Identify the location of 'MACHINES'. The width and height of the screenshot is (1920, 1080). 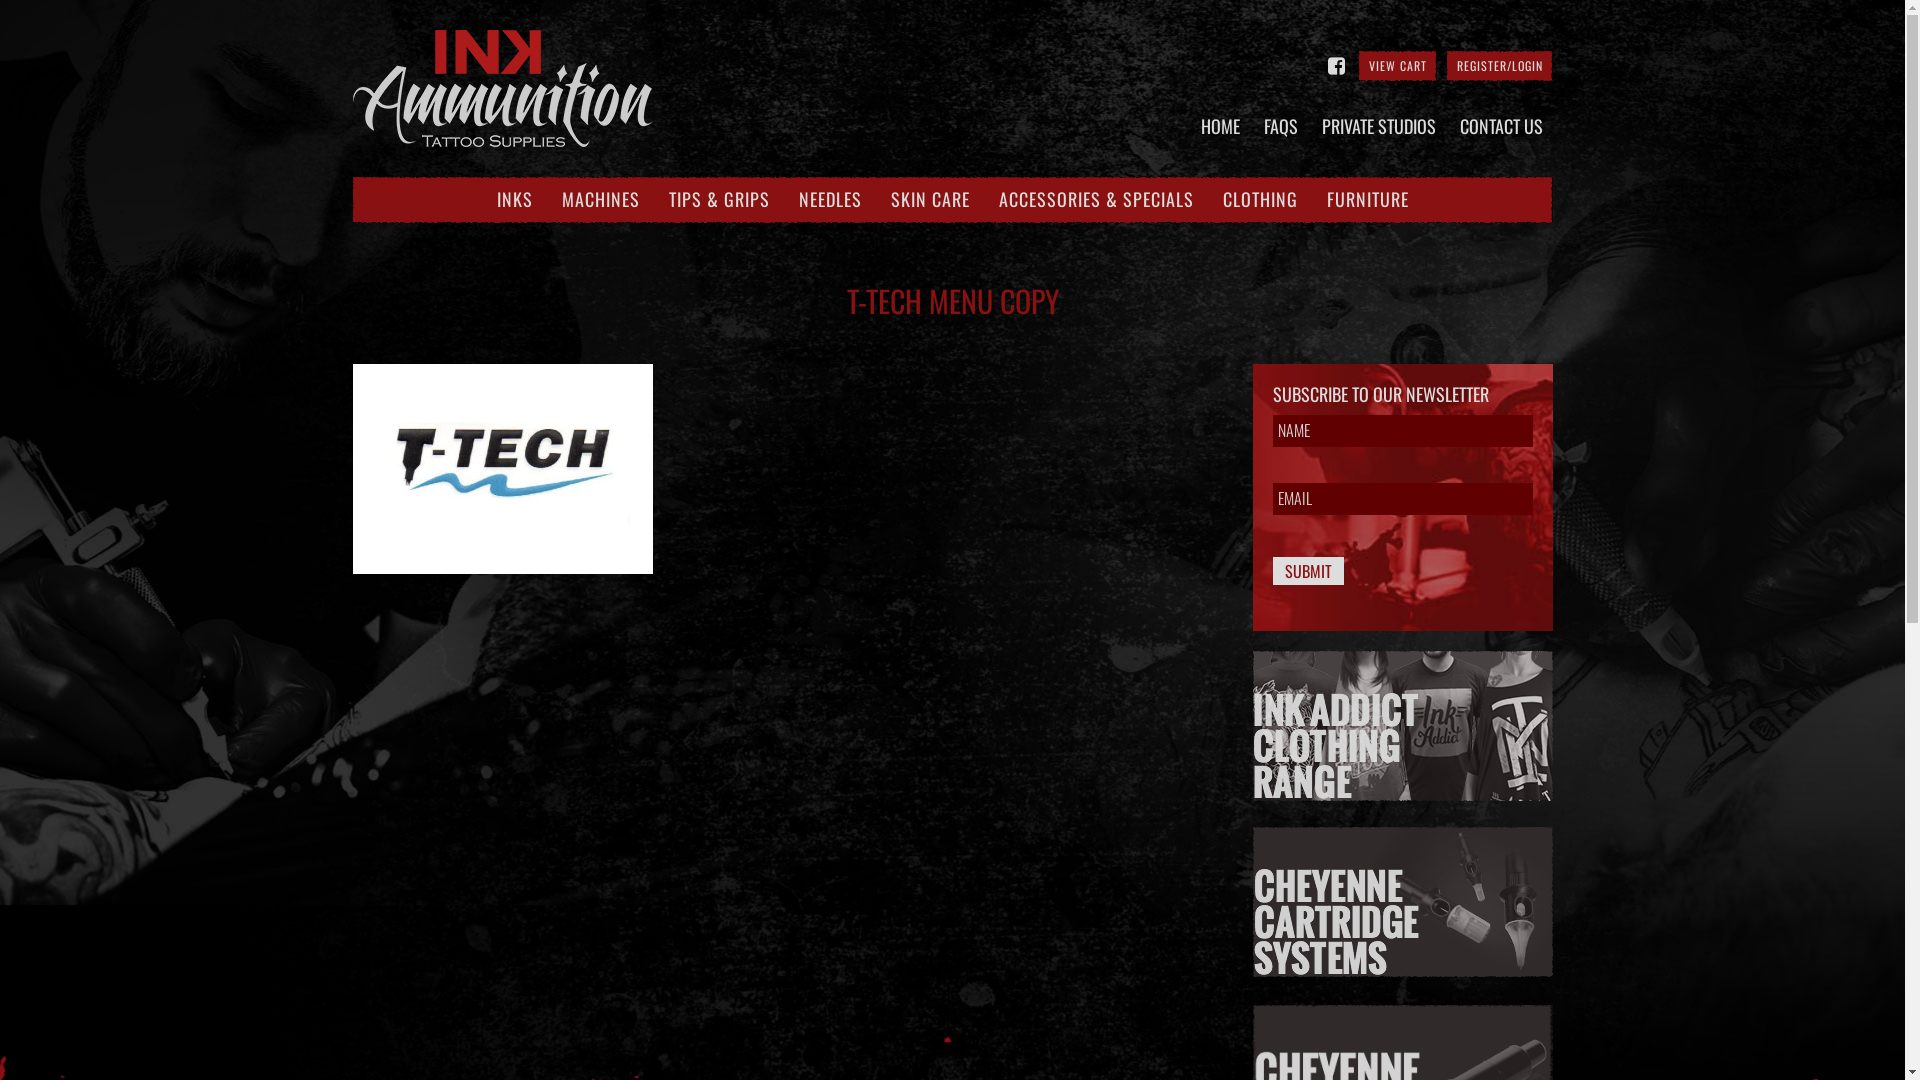
(560, 200).